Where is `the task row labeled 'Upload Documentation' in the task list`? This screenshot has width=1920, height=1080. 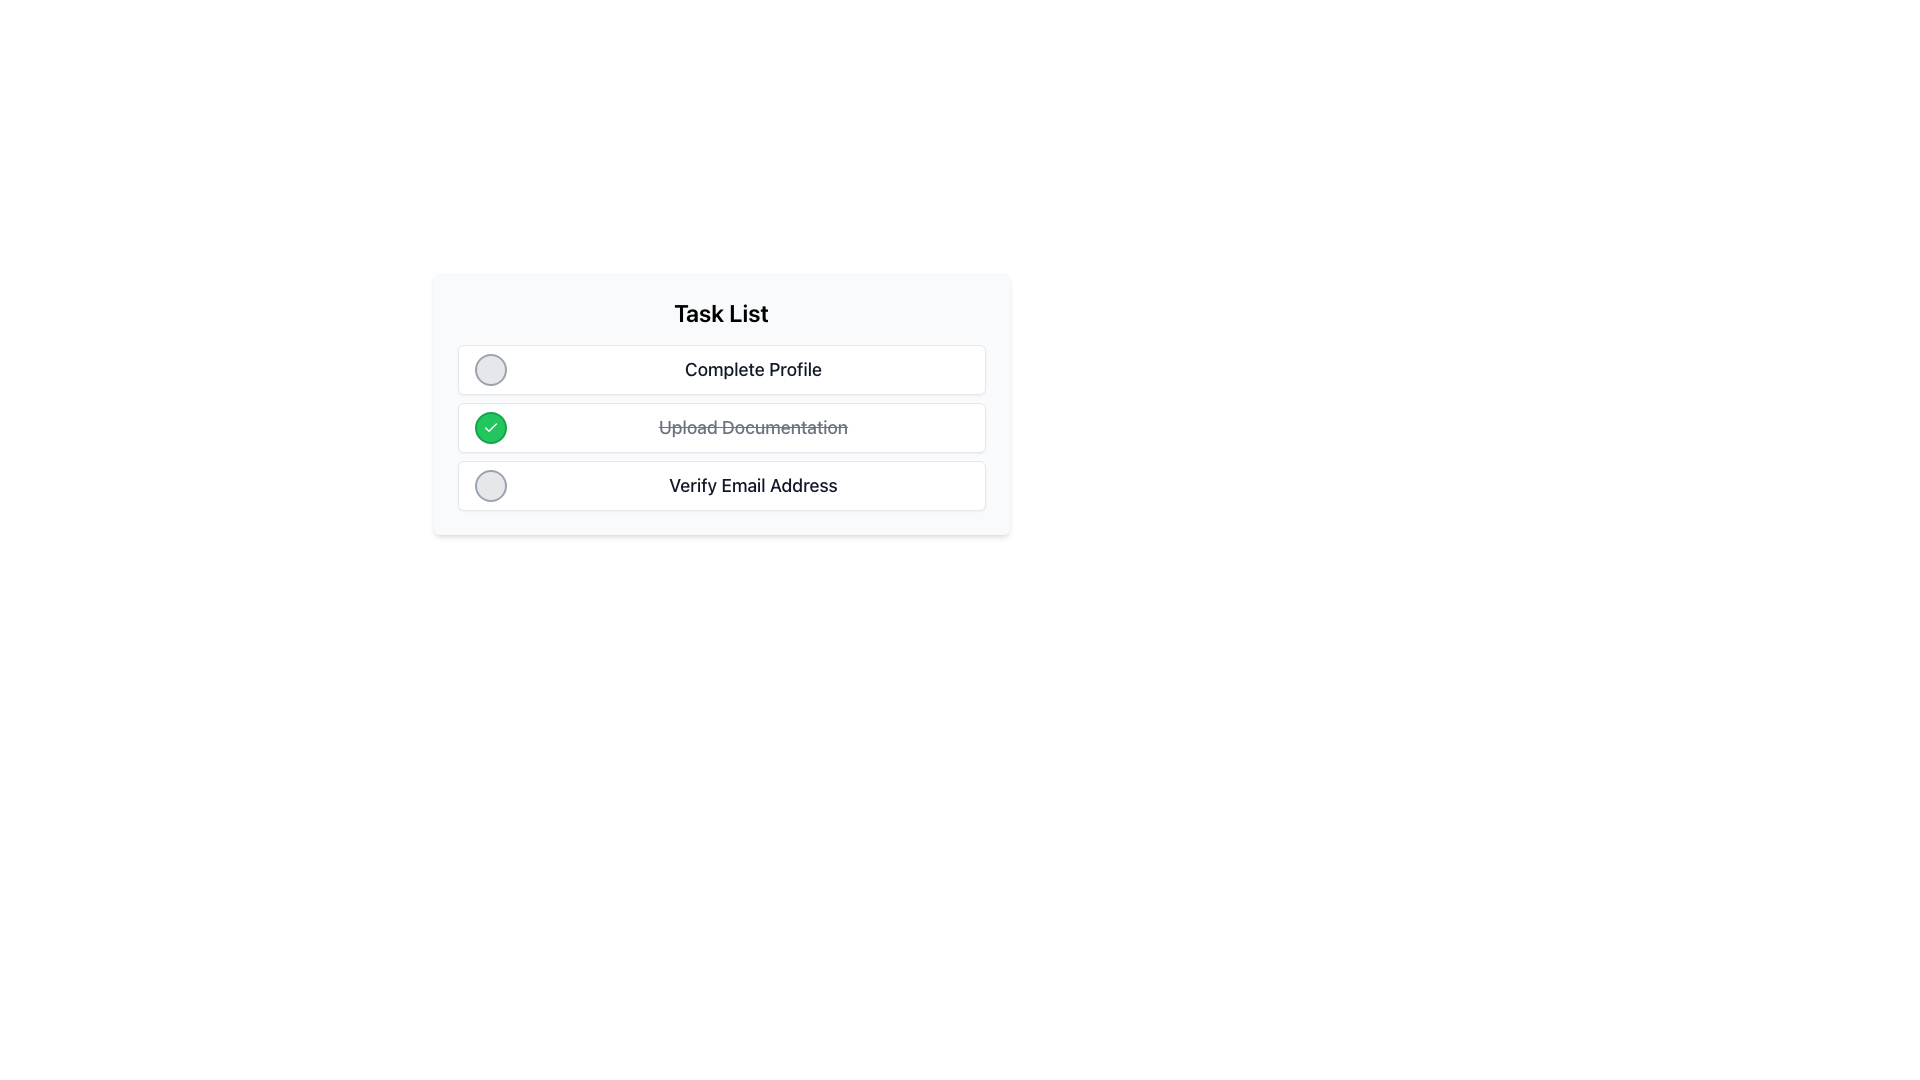
the task row labeled 'Upload Documentation' in the task list is located at coordinates (720, 404).